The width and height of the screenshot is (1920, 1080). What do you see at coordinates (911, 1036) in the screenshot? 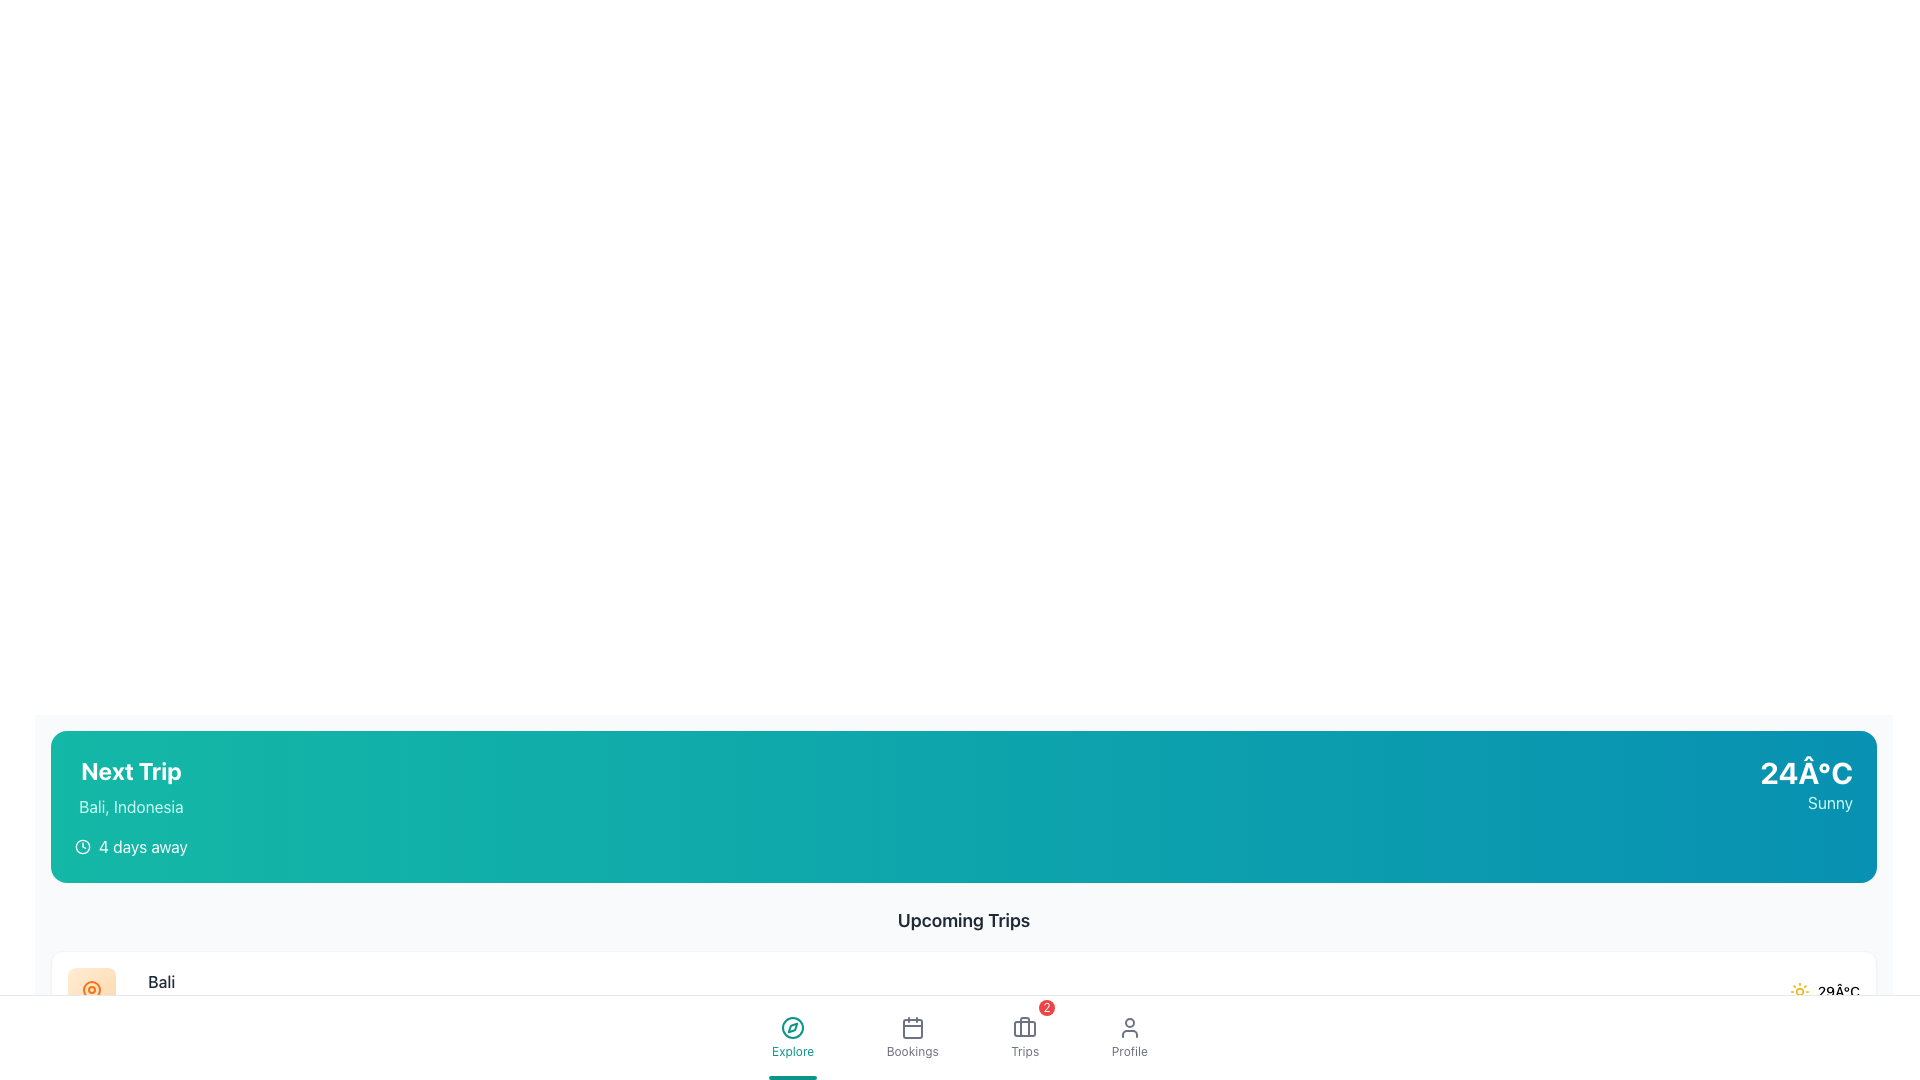
I see `the 'Bookings' button, which is the second item in the horizontal navigation menu, located between 'Explore' and 'Trips', to provide visual feedback` at bounding box center [911, 1036].